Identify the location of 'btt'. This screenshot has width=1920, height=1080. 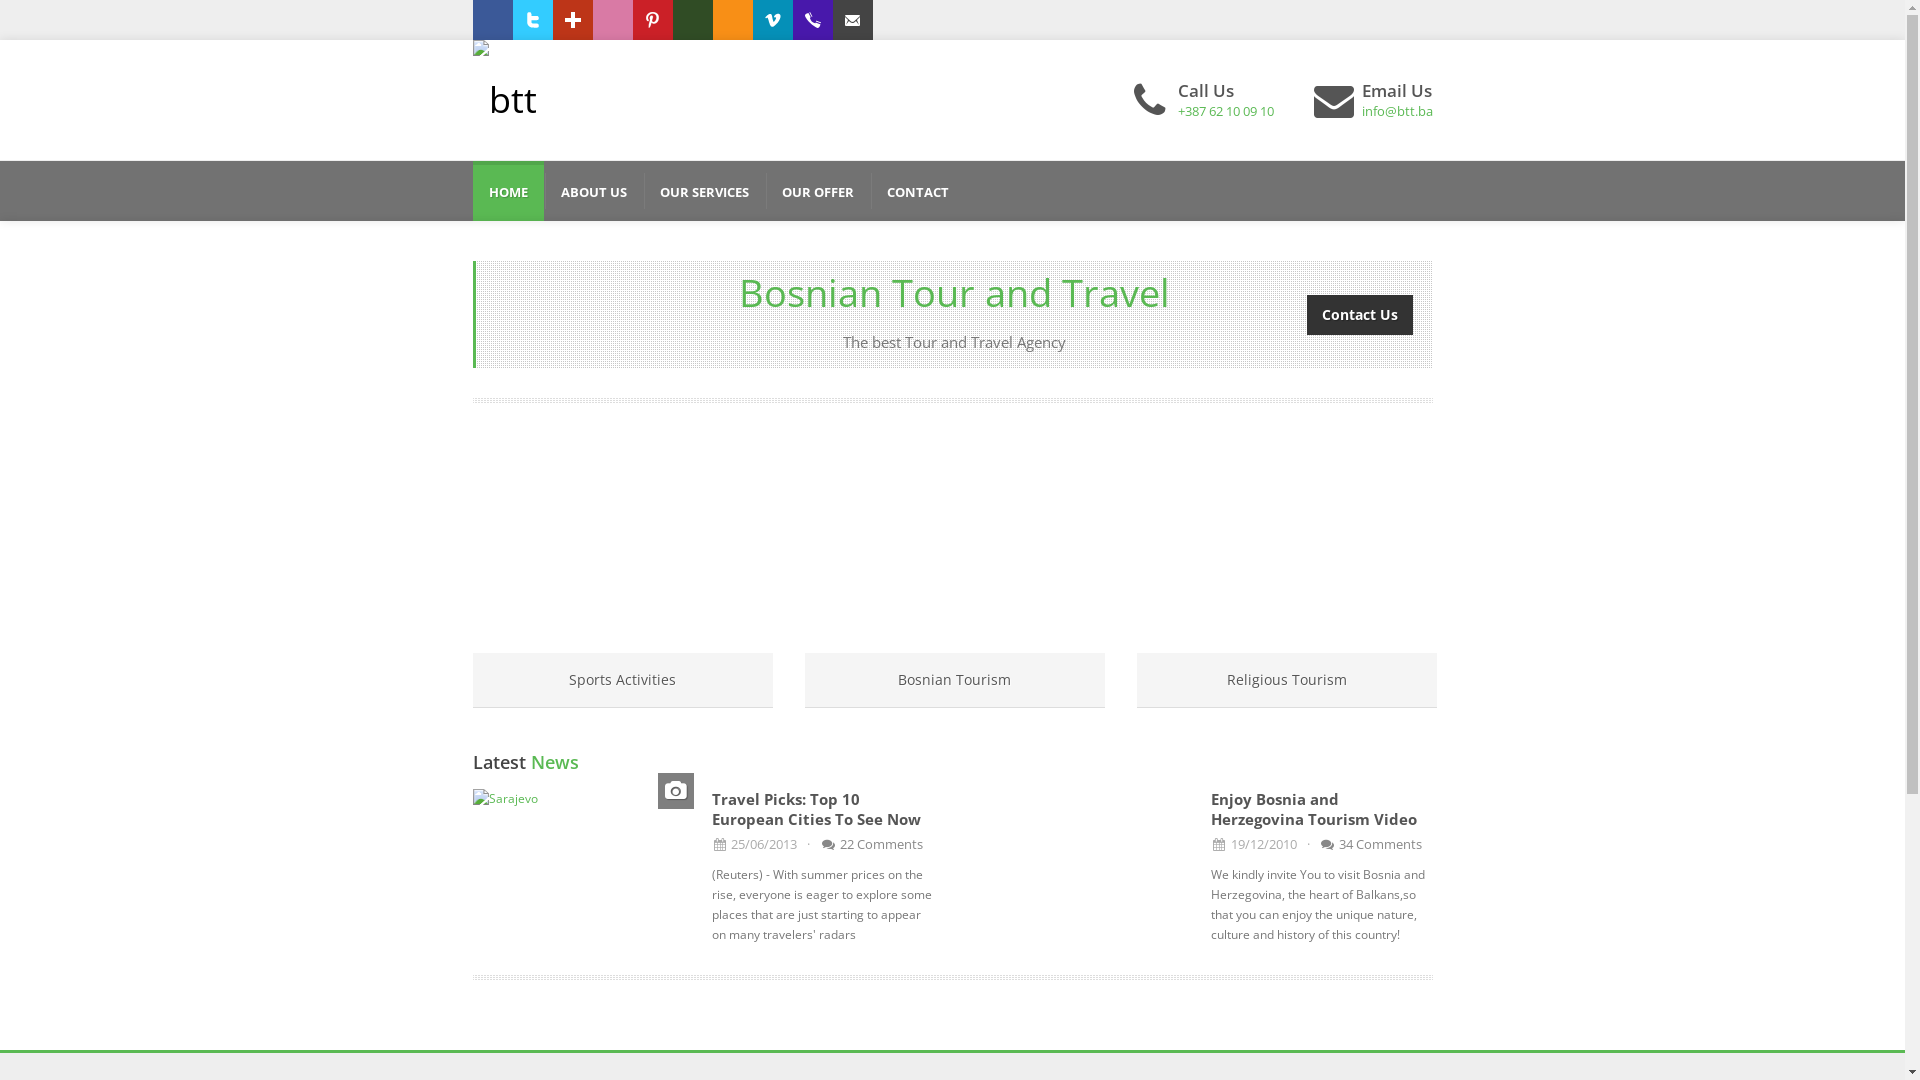
(504, 100).